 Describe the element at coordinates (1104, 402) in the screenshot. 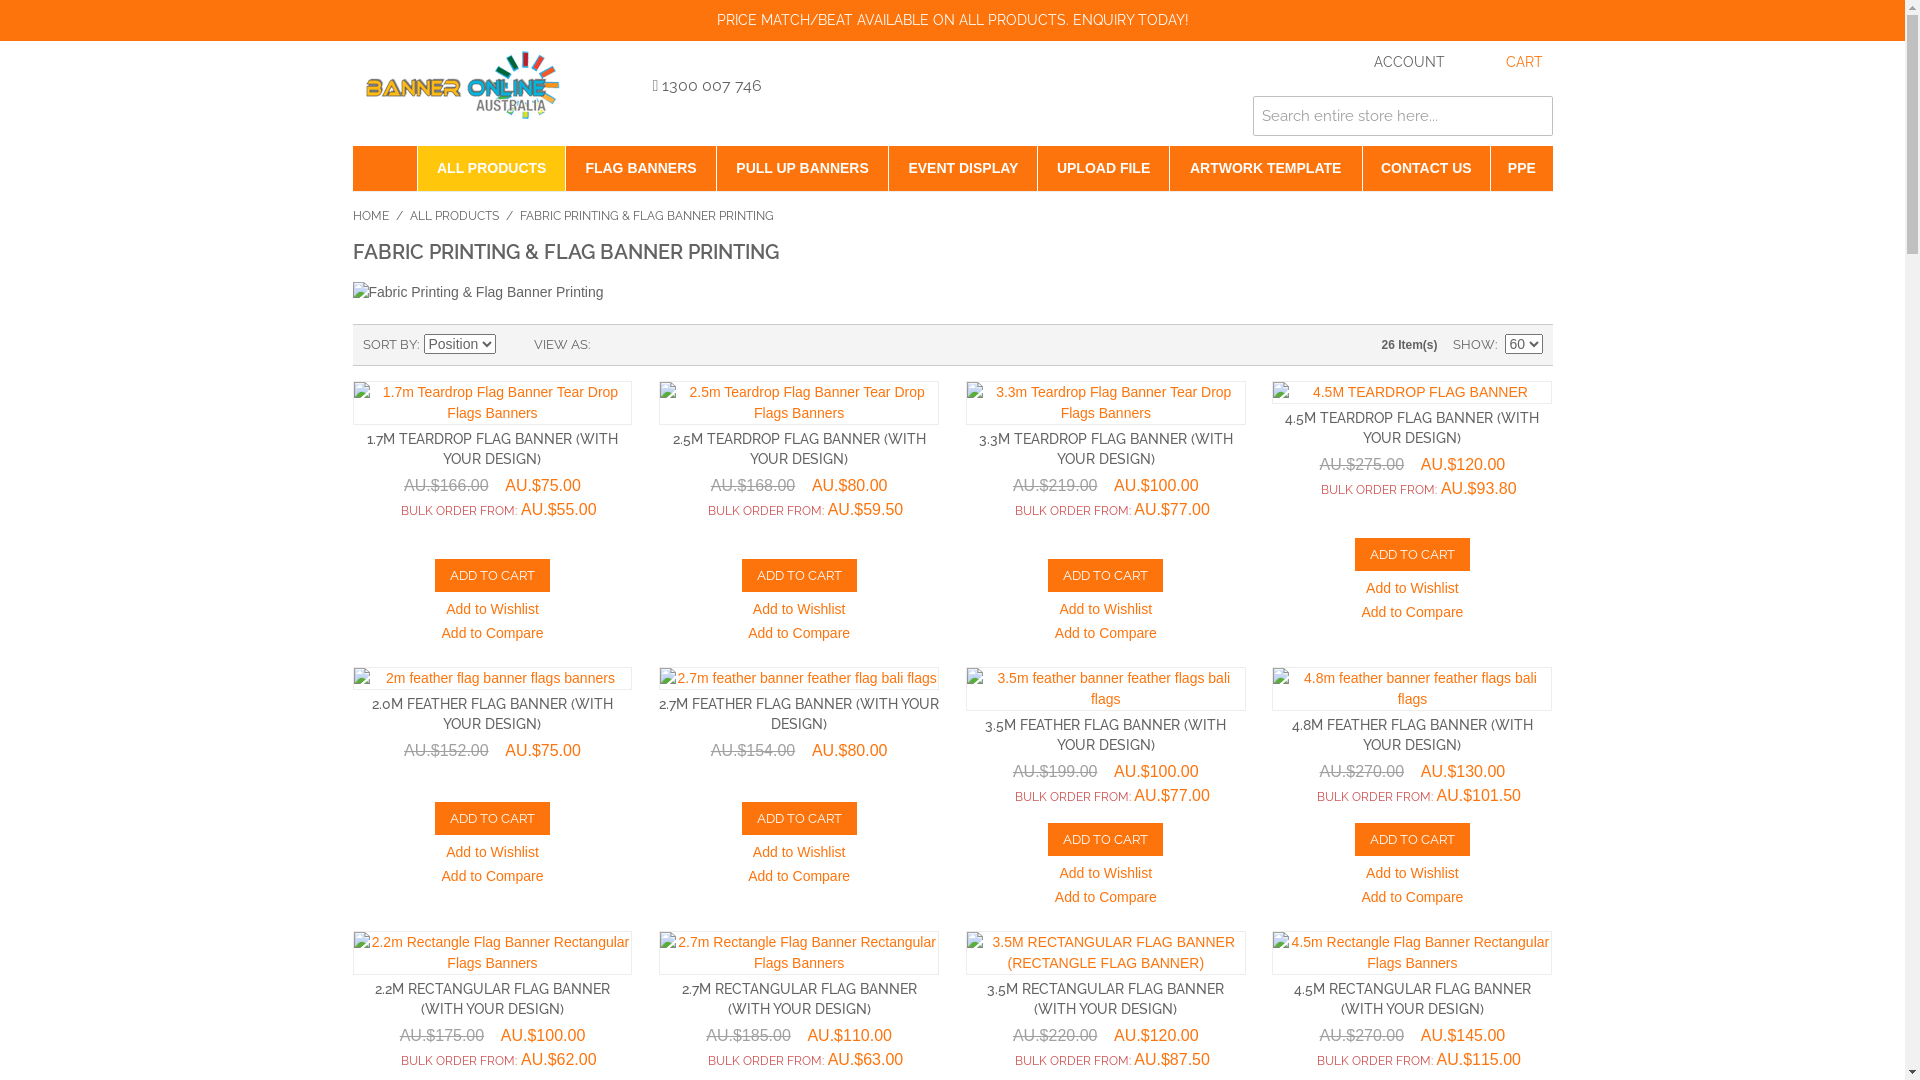

I see `'3.3m Teardrop Flag Banner Tear Drop Flags Banners'` at that location.